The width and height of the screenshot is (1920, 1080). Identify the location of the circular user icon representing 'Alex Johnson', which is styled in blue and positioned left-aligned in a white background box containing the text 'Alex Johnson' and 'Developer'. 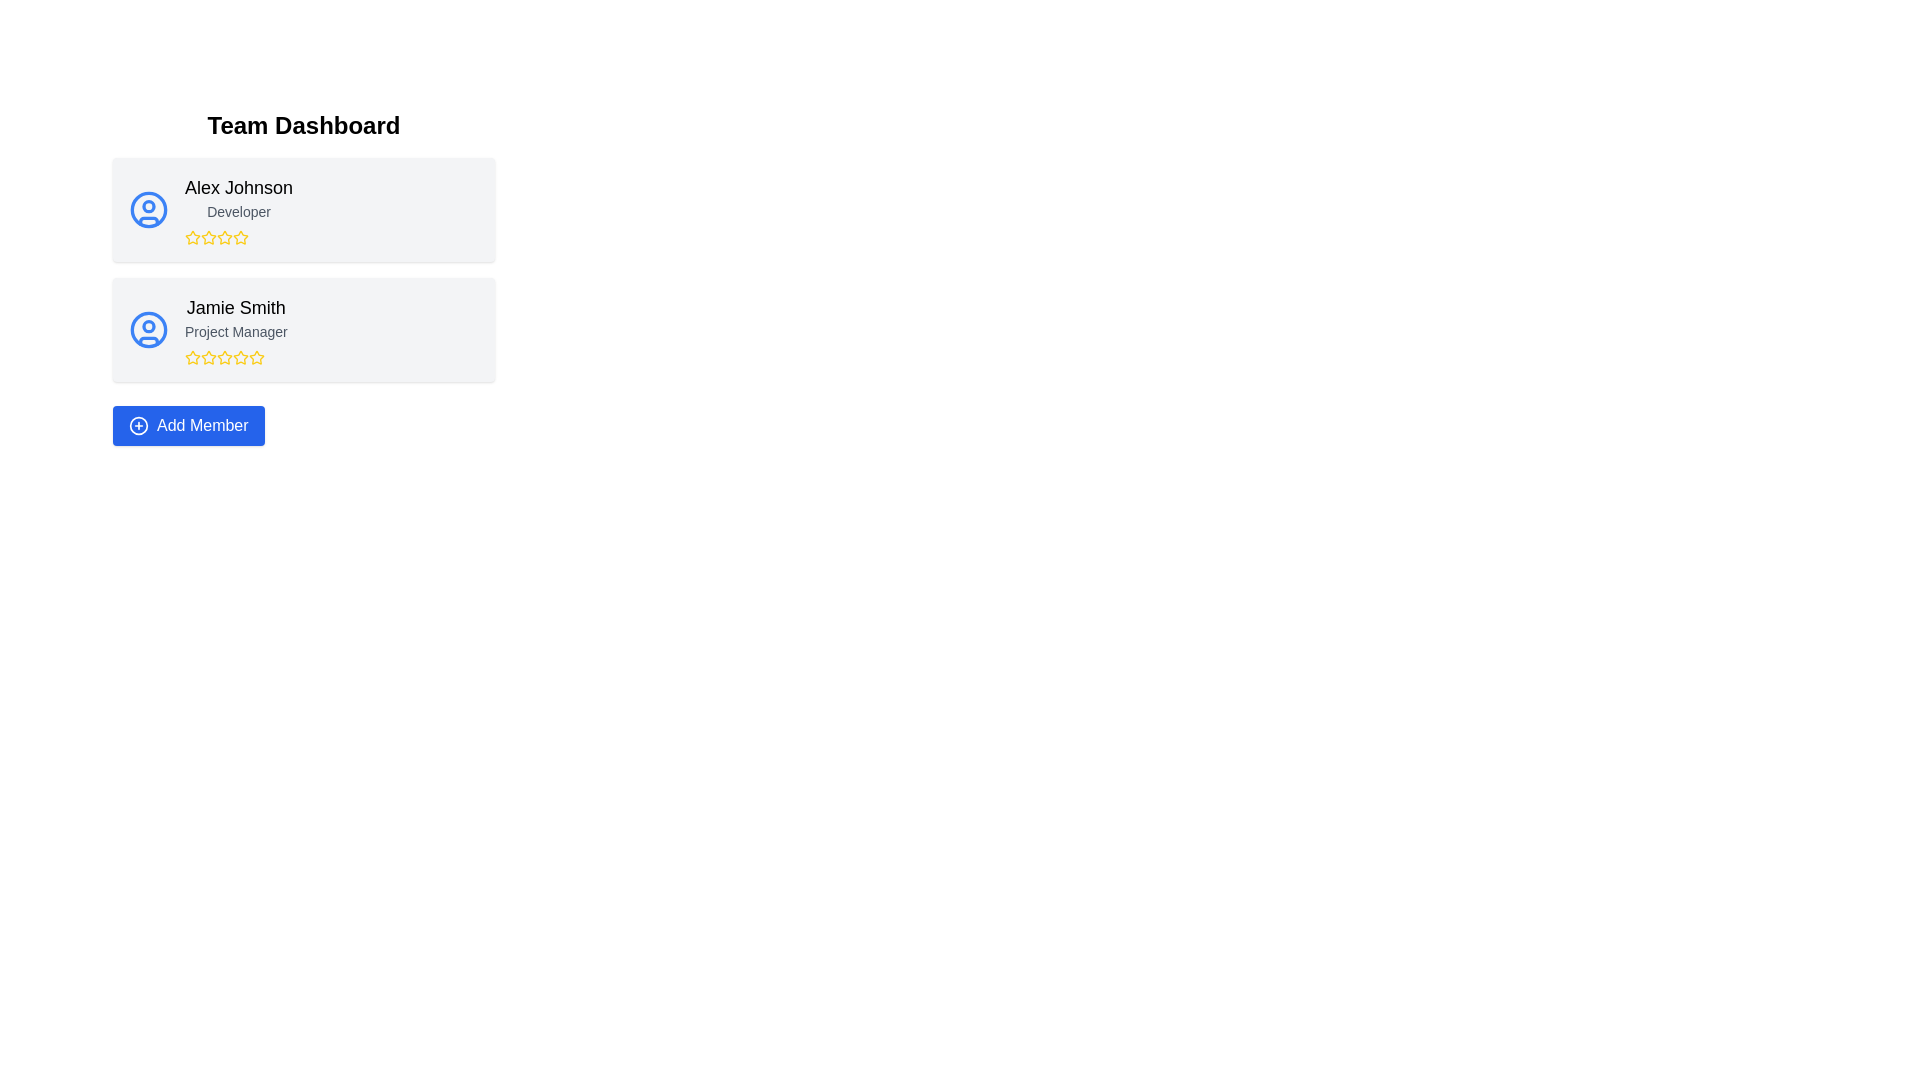
(147, 209).